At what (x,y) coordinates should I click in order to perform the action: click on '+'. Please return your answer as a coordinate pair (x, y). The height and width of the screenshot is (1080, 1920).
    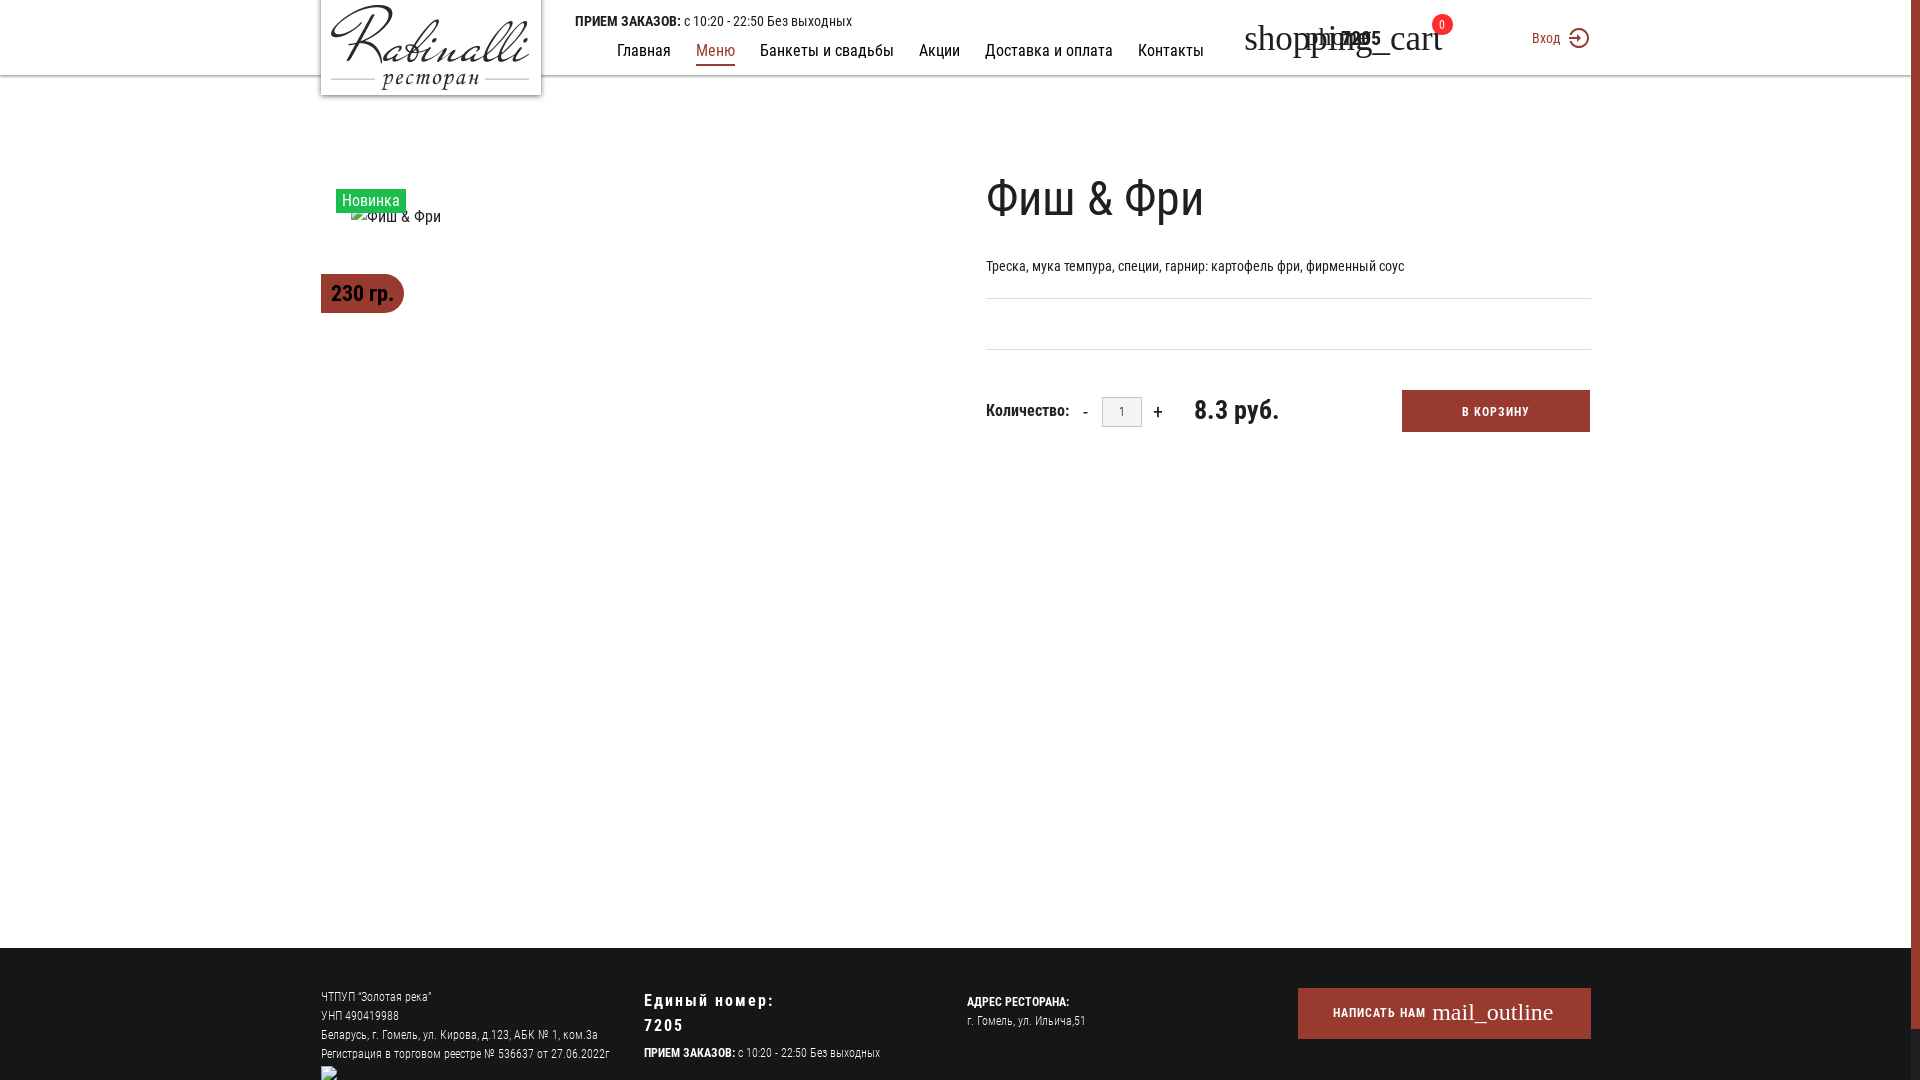
    Looking at the image, I should click on (1158, 411).